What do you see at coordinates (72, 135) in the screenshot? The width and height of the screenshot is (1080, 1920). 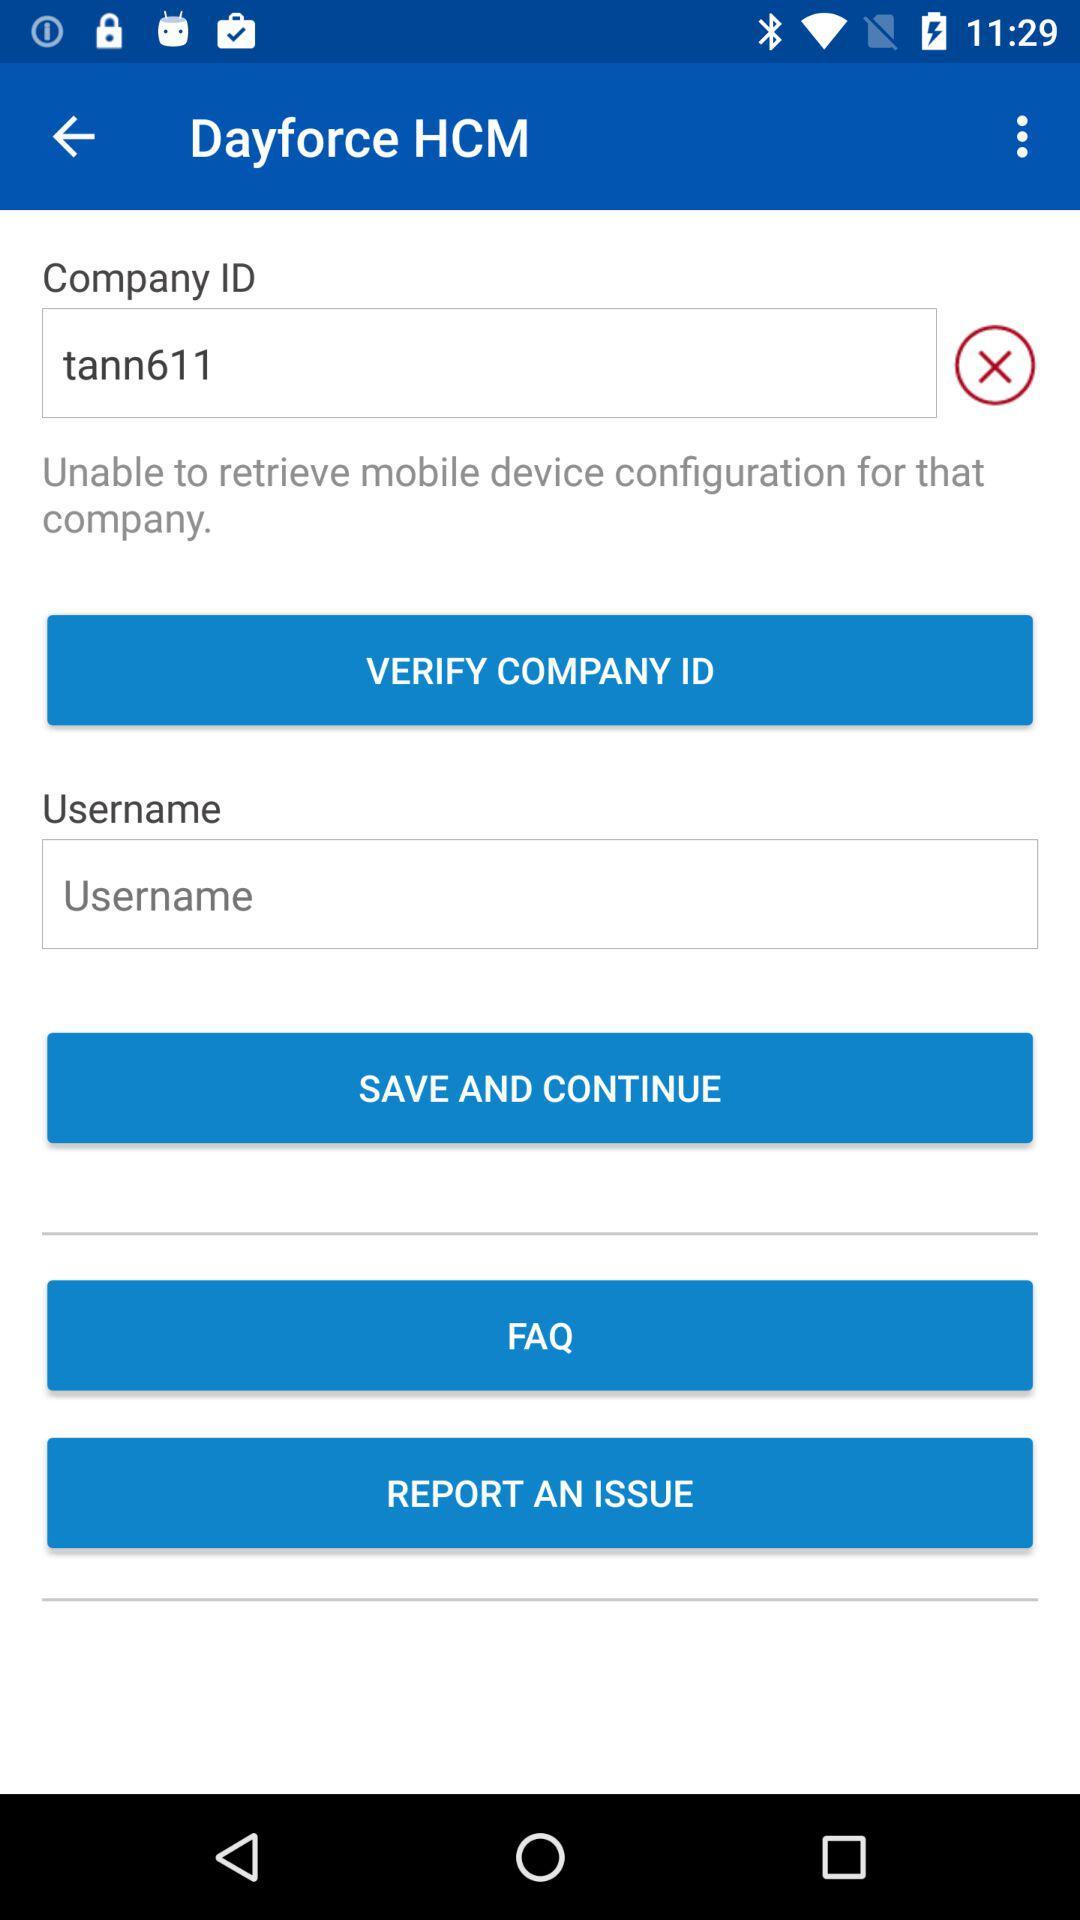 I see `item to the left of the dayforce hcm item` at bounding box center [72, 135].